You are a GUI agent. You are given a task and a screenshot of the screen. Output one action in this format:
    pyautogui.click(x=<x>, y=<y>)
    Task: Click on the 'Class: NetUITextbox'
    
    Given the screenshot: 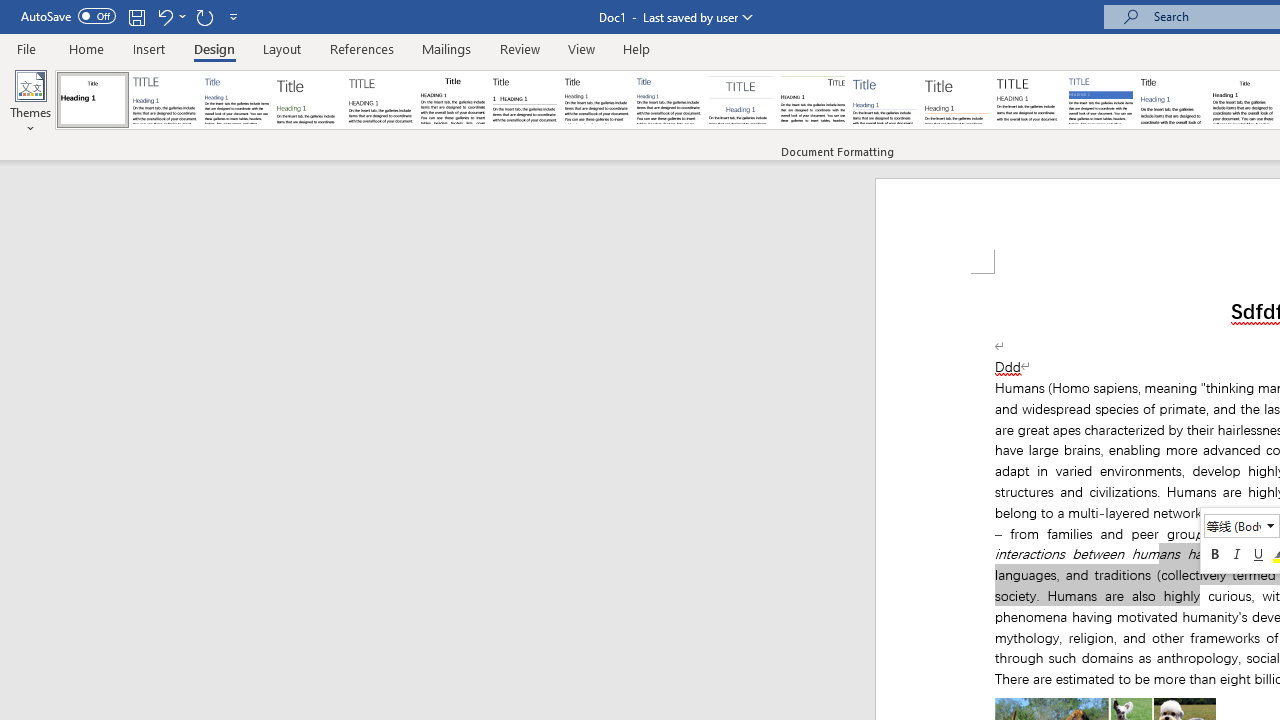 What is the action you would take?
    pyautogui.click(x=1232, y=524)
    